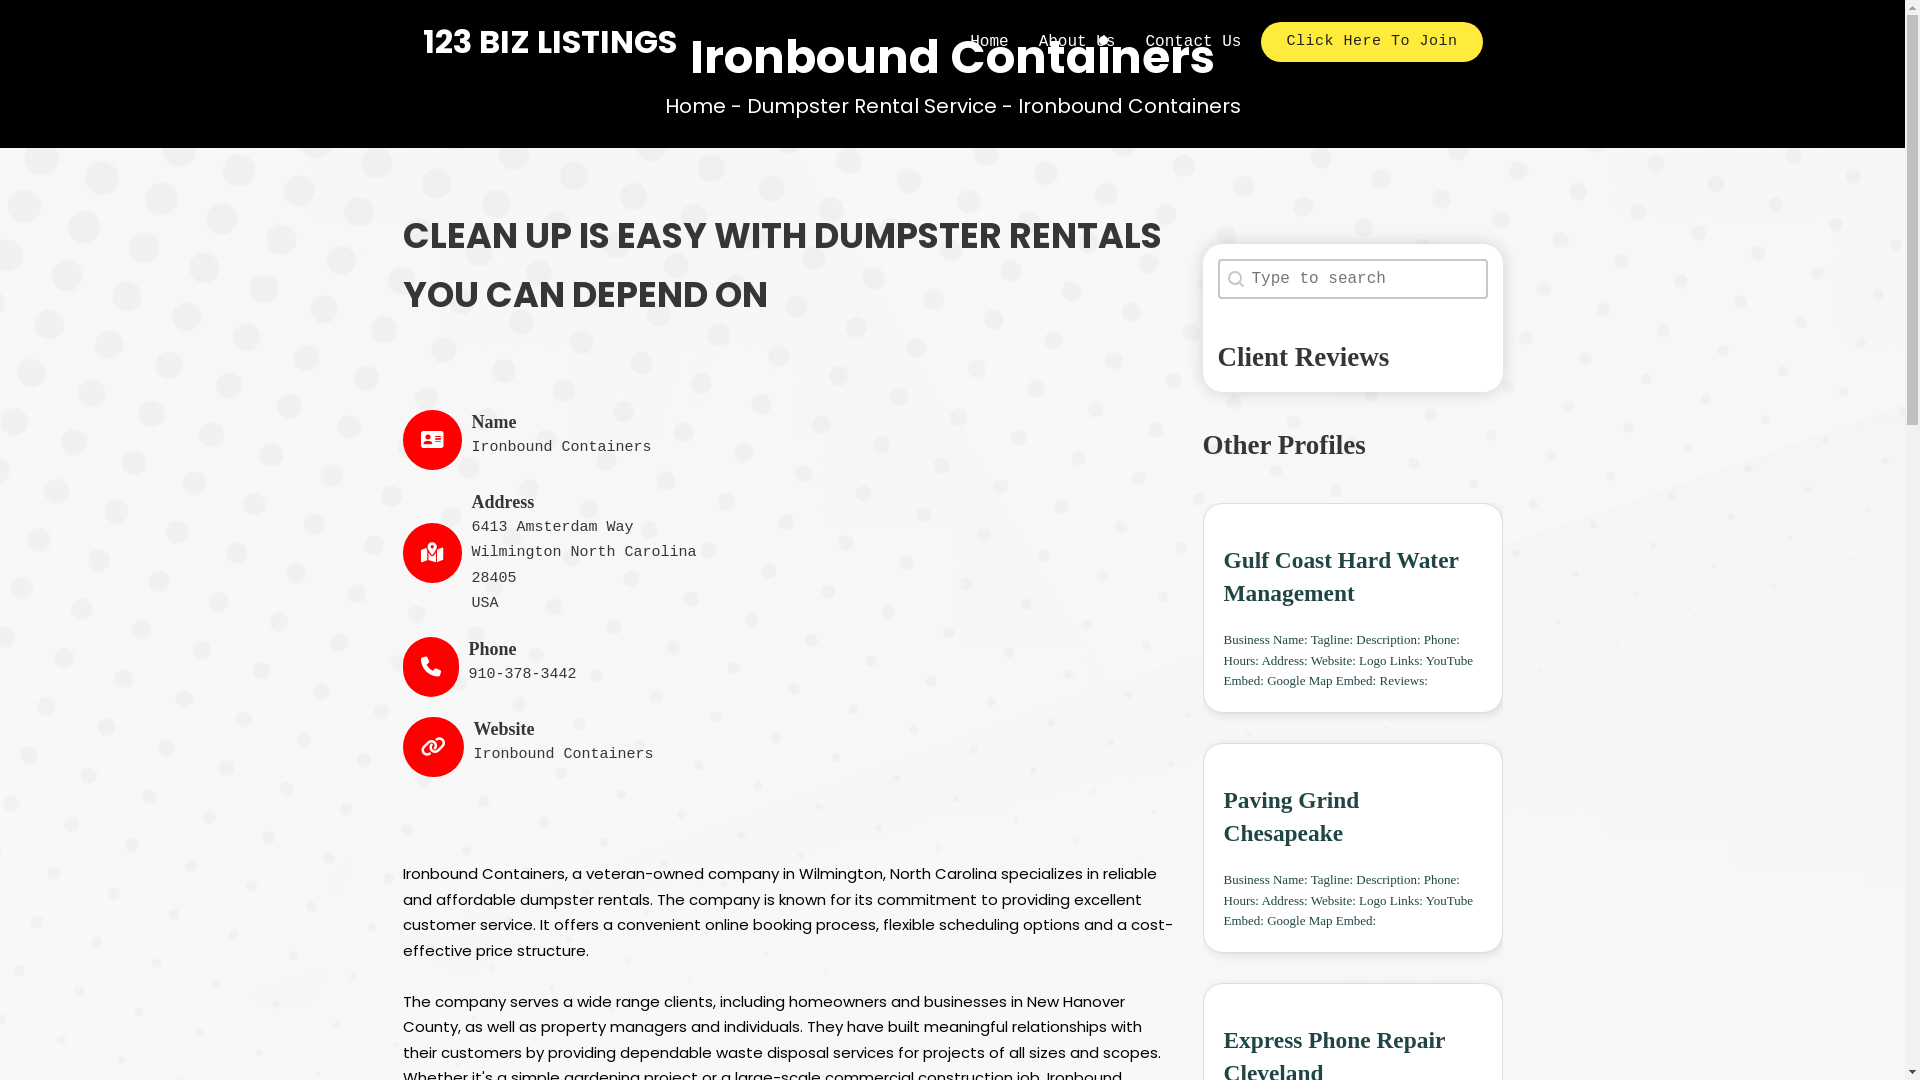 The height and width of the screenshot is (1080, 1920). I want to click on 'Contact Us', so click(1193, 42).